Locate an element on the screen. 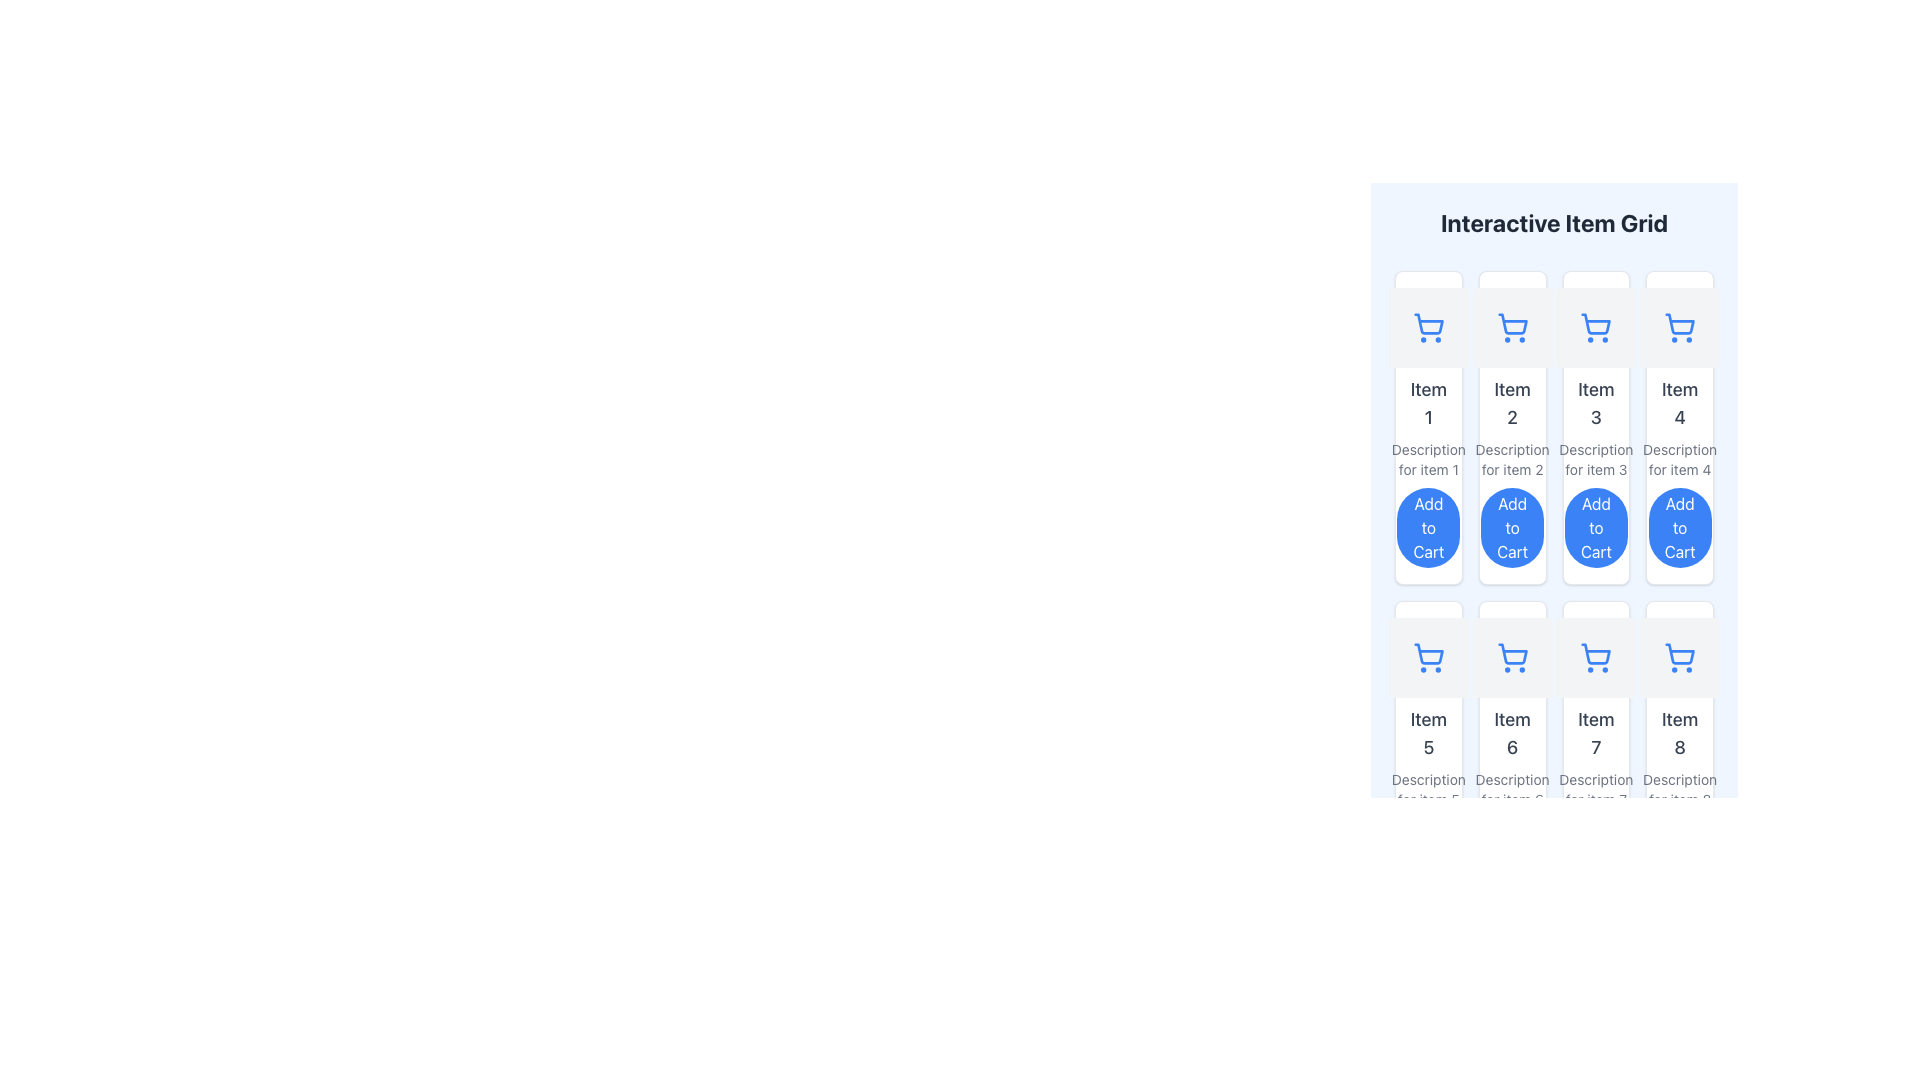  item title and description from the Item Card displaying details about 'Item 6', located in the second row and third column of the grid is located at coordinates (1512, 758).